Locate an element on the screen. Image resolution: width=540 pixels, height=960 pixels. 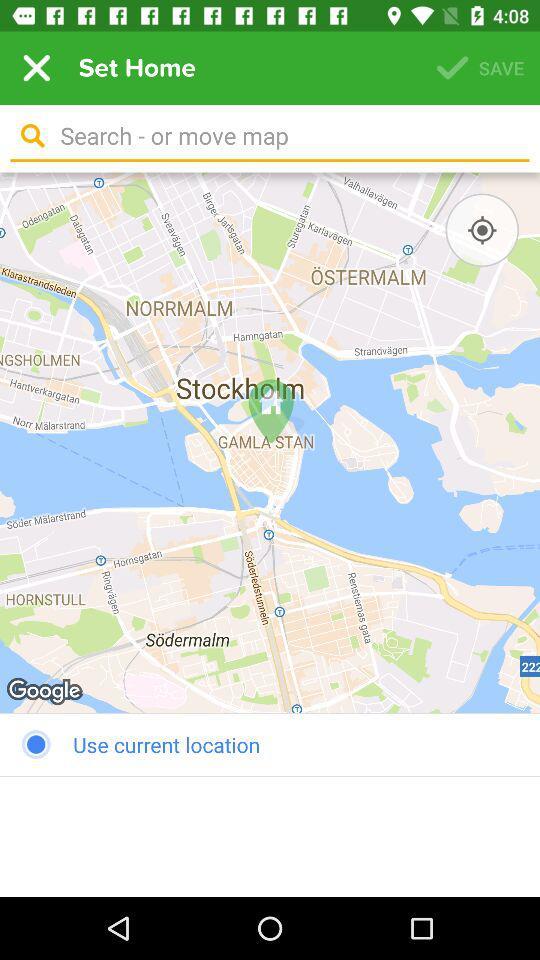
icon to the left of the set home icon is located at coordinates (36, 68).